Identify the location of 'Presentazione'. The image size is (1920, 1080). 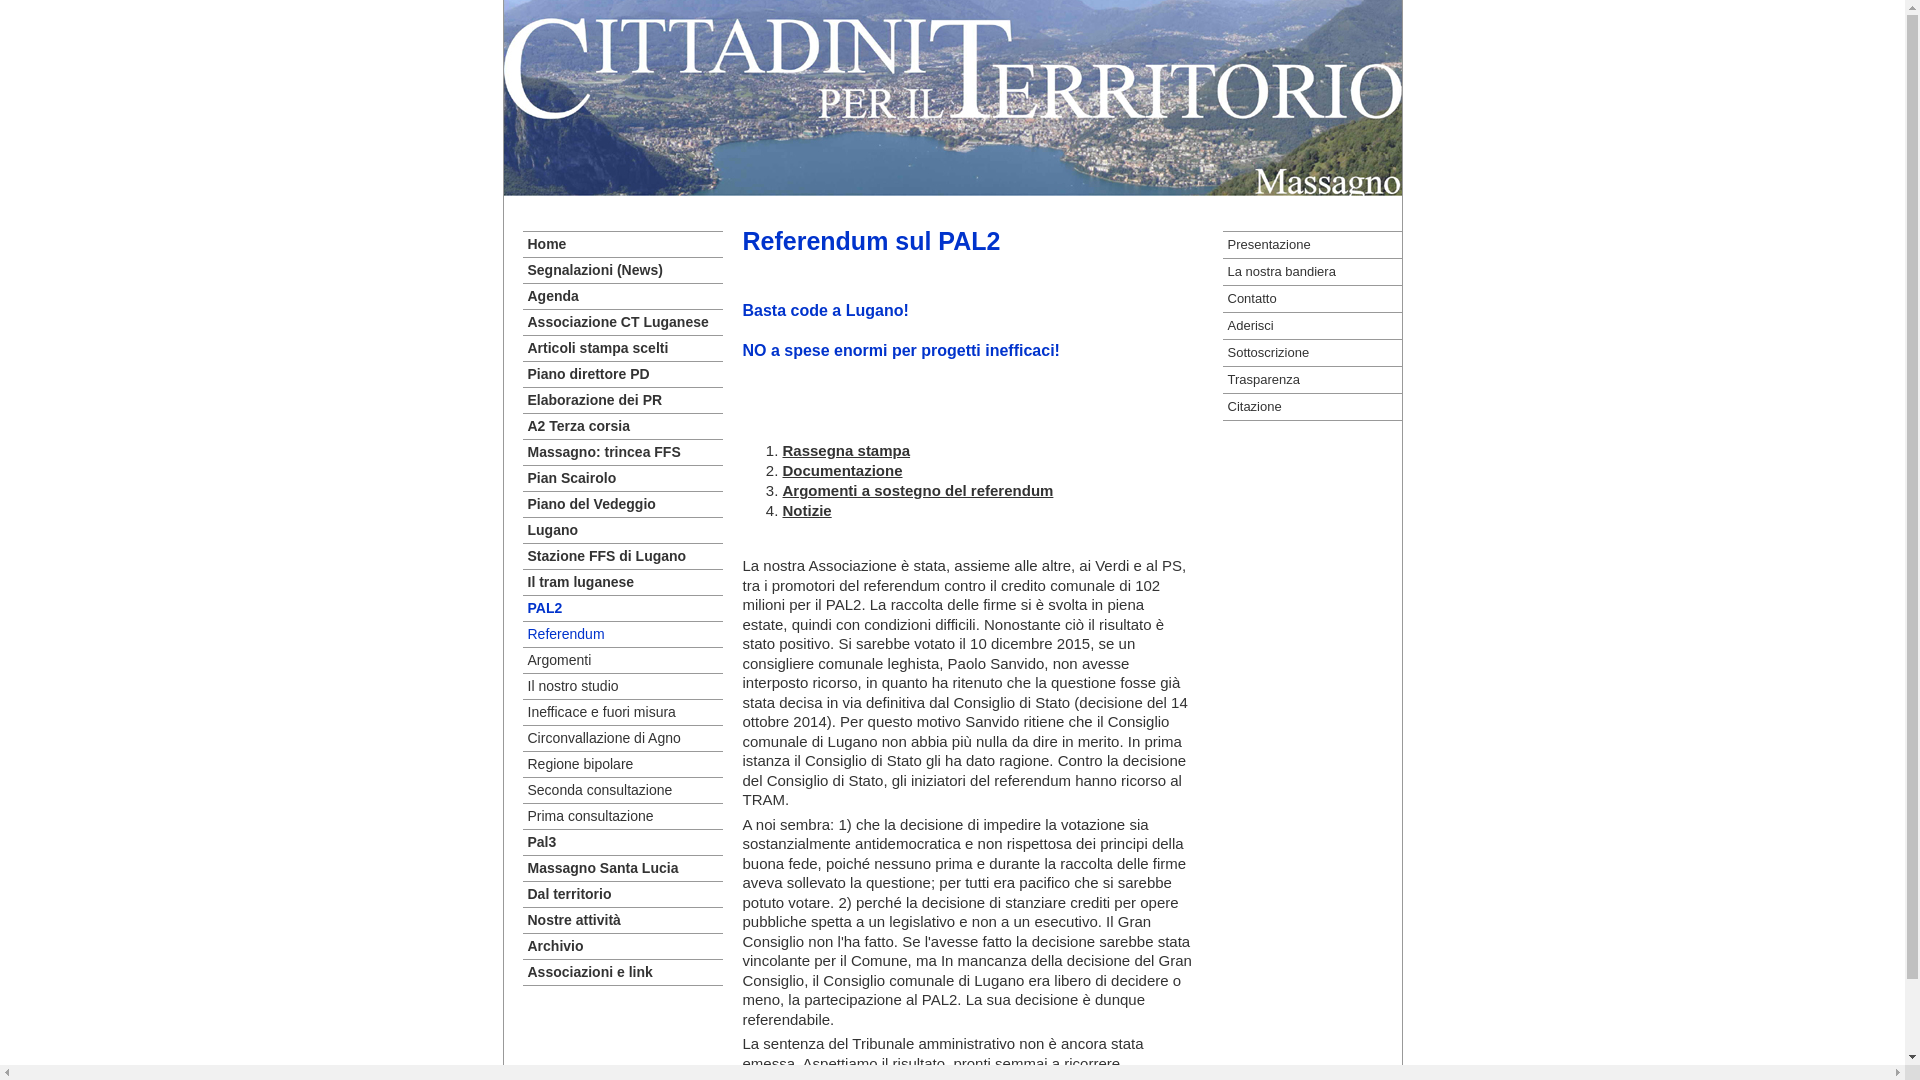
(1311, 244).